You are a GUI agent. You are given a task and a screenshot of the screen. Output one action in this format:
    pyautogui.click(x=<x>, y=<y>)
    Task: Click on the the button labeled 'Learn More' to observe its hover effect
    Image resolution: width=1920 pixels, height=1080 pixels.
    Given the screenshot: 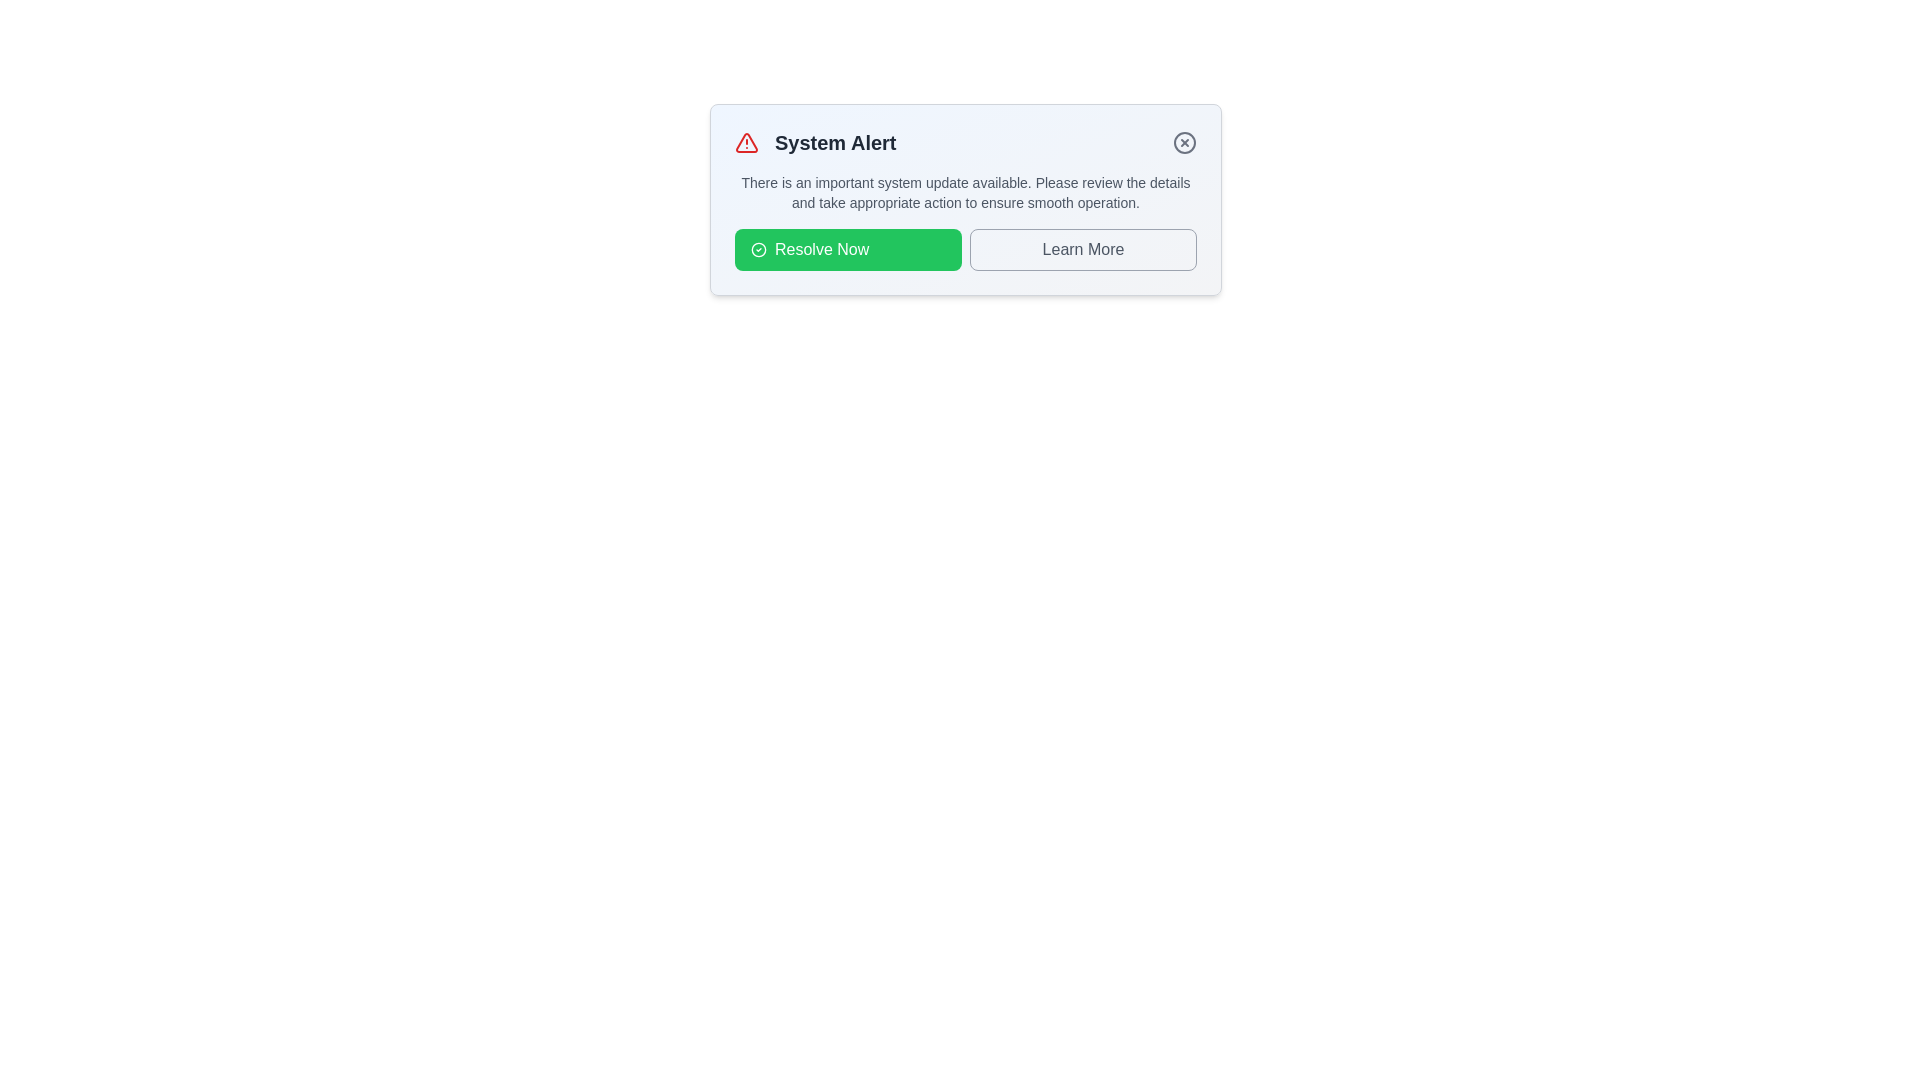 What is the action you would take?
    pyautogui.click(x=1082, y=249)
    